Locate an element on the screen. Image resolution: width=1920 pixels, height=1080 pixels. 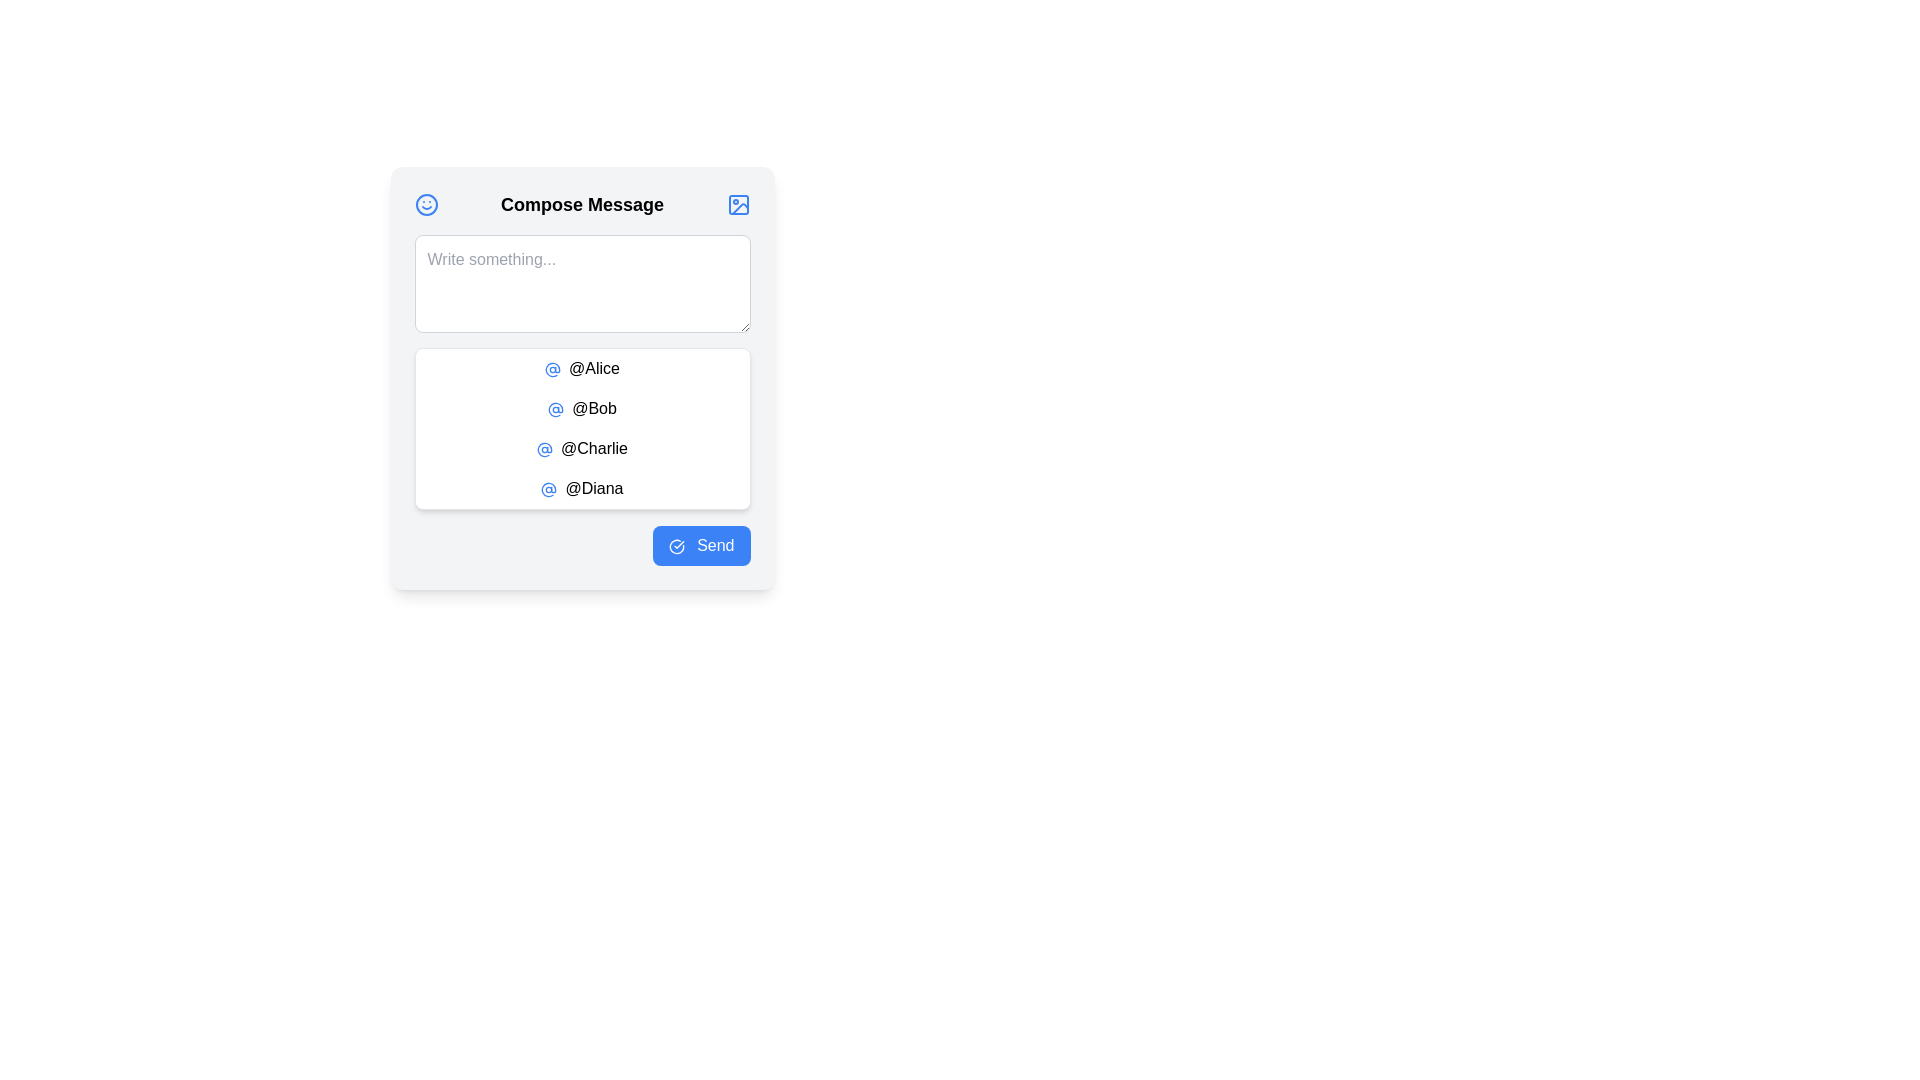
the label or heading text that provides context for the message composing interface, located at the top of the interface, centered horizontally is located at coordinates (581, 204).